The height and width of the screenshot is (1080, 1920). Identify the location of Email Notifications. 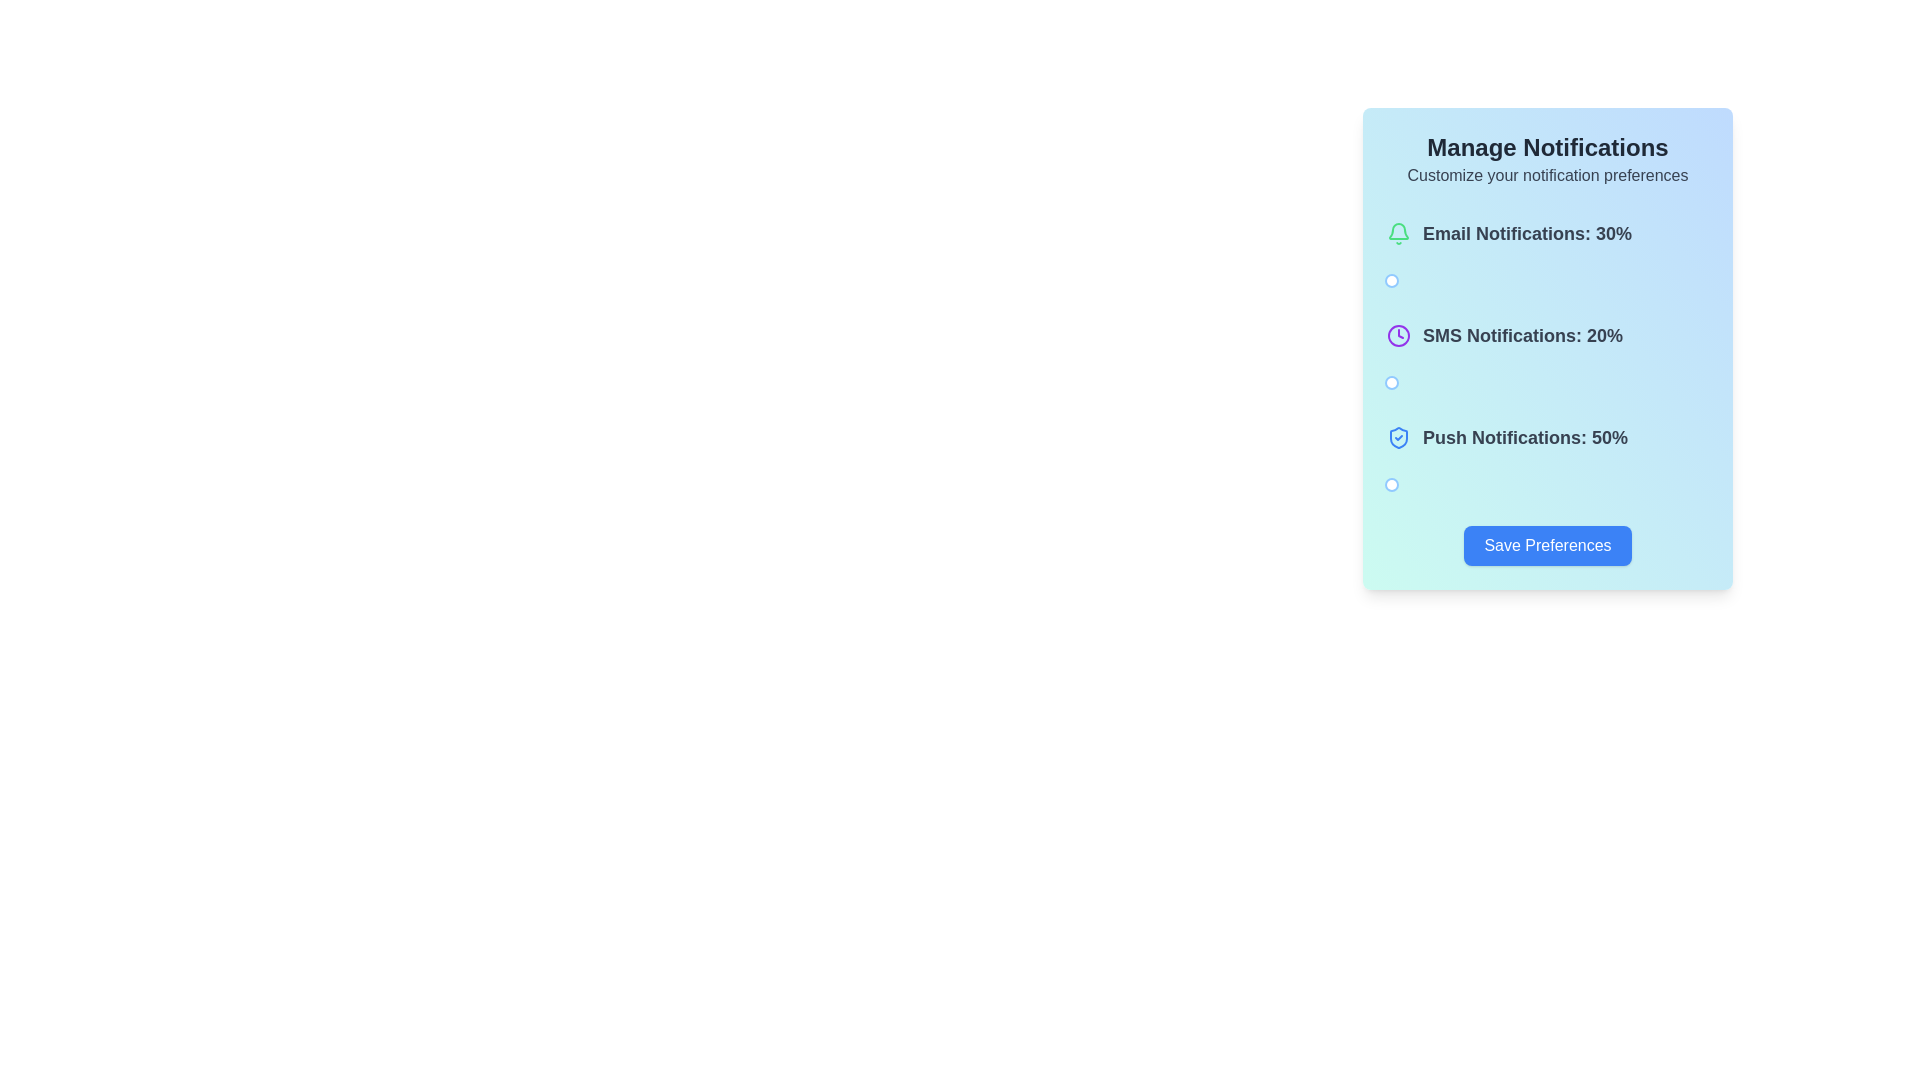
(1459, 281).